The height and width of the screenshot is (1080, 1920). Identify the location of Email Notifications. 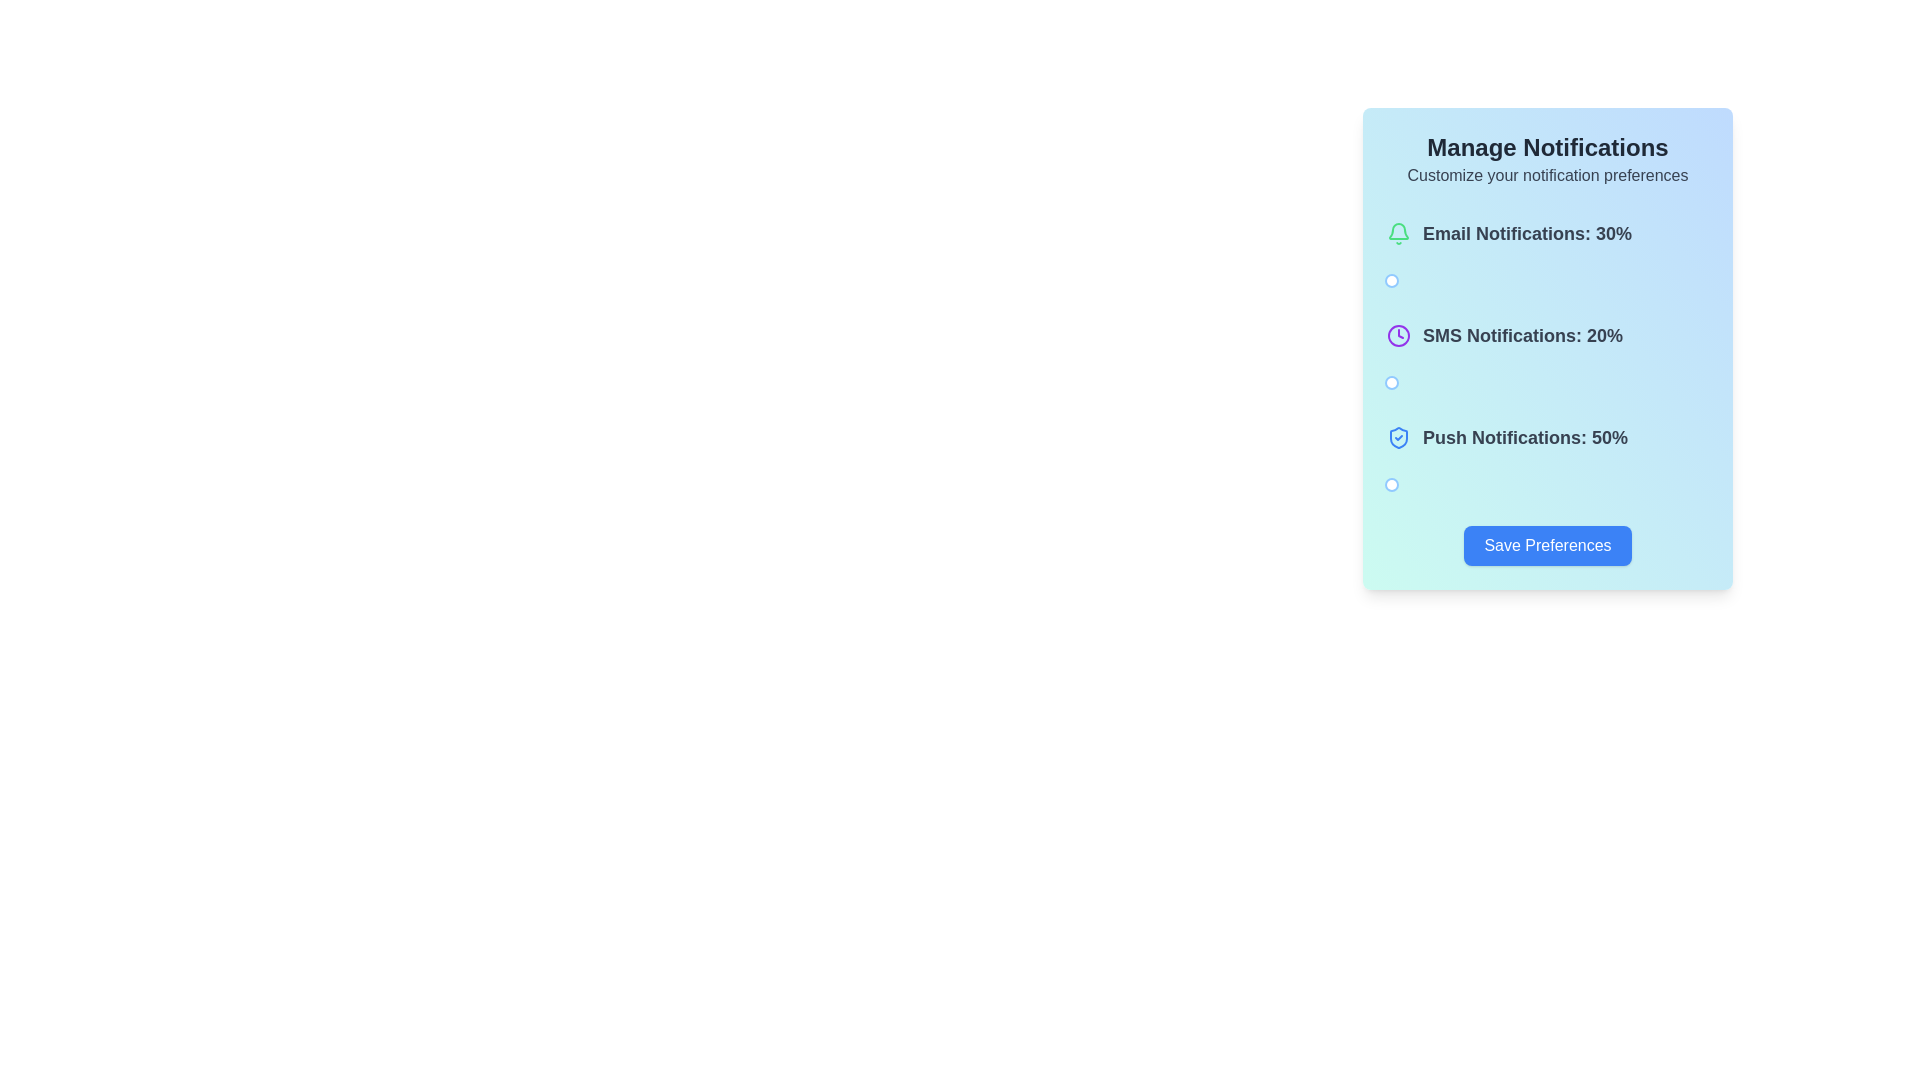
(1459, 281).